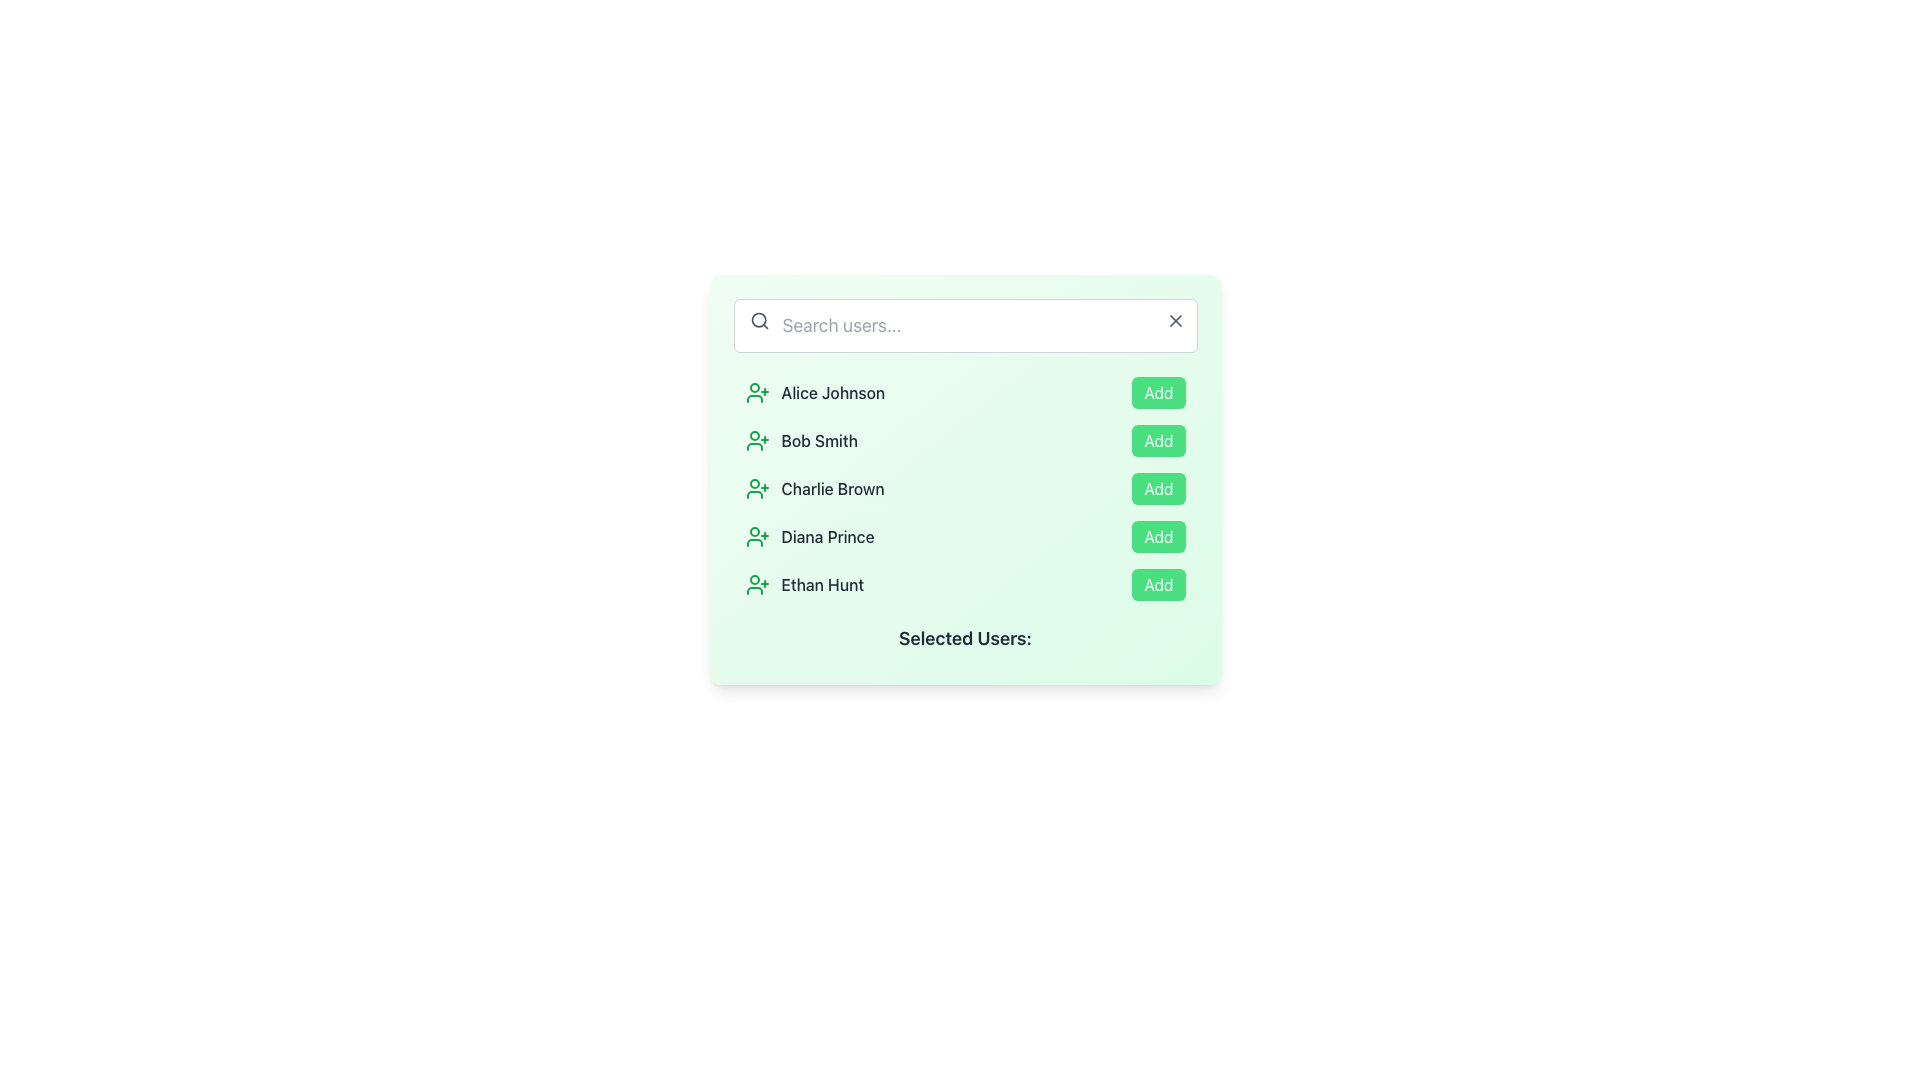 The image size is (1920, 1080). I want to click on the small gray magnifying glass icon located inside the search bar on the left side, so click(758, 319).